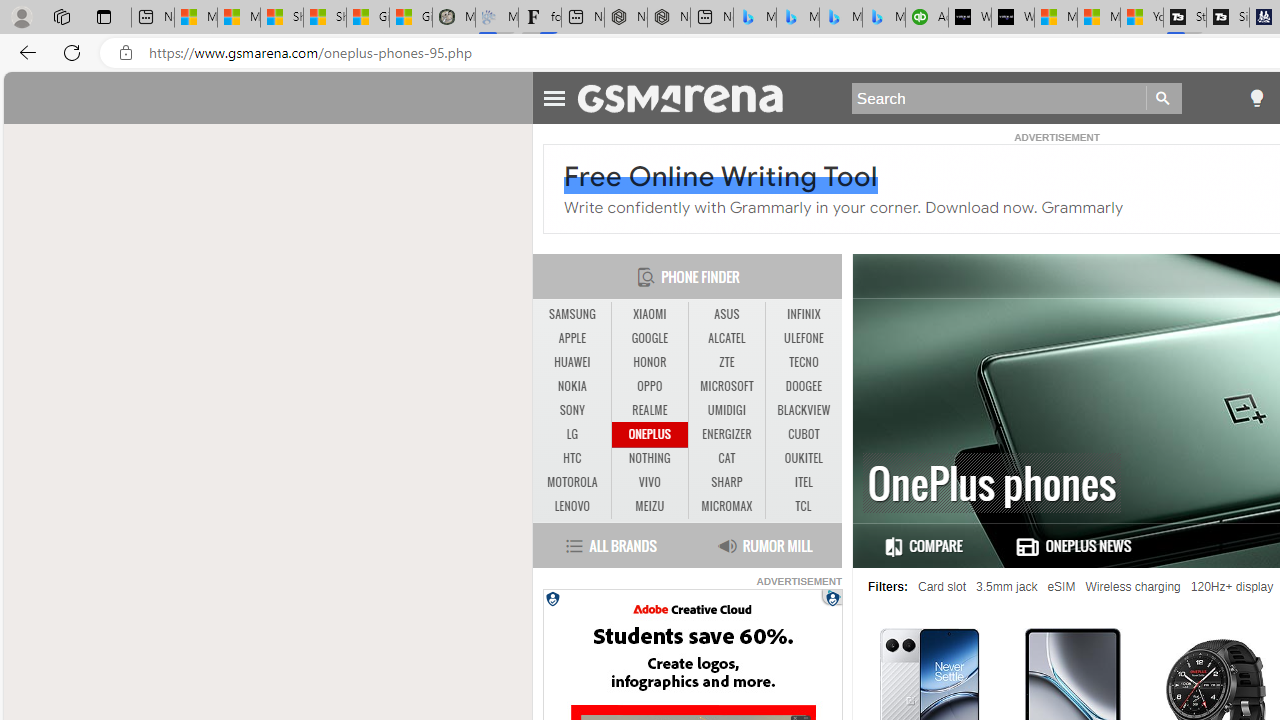 Image resolution: width=1280 pixels, height=720 pixels. What do you see at coordinates (1007, 586) in the screenshot?
I see `'3.5mm jack'` at bounding box center [1007, 586].